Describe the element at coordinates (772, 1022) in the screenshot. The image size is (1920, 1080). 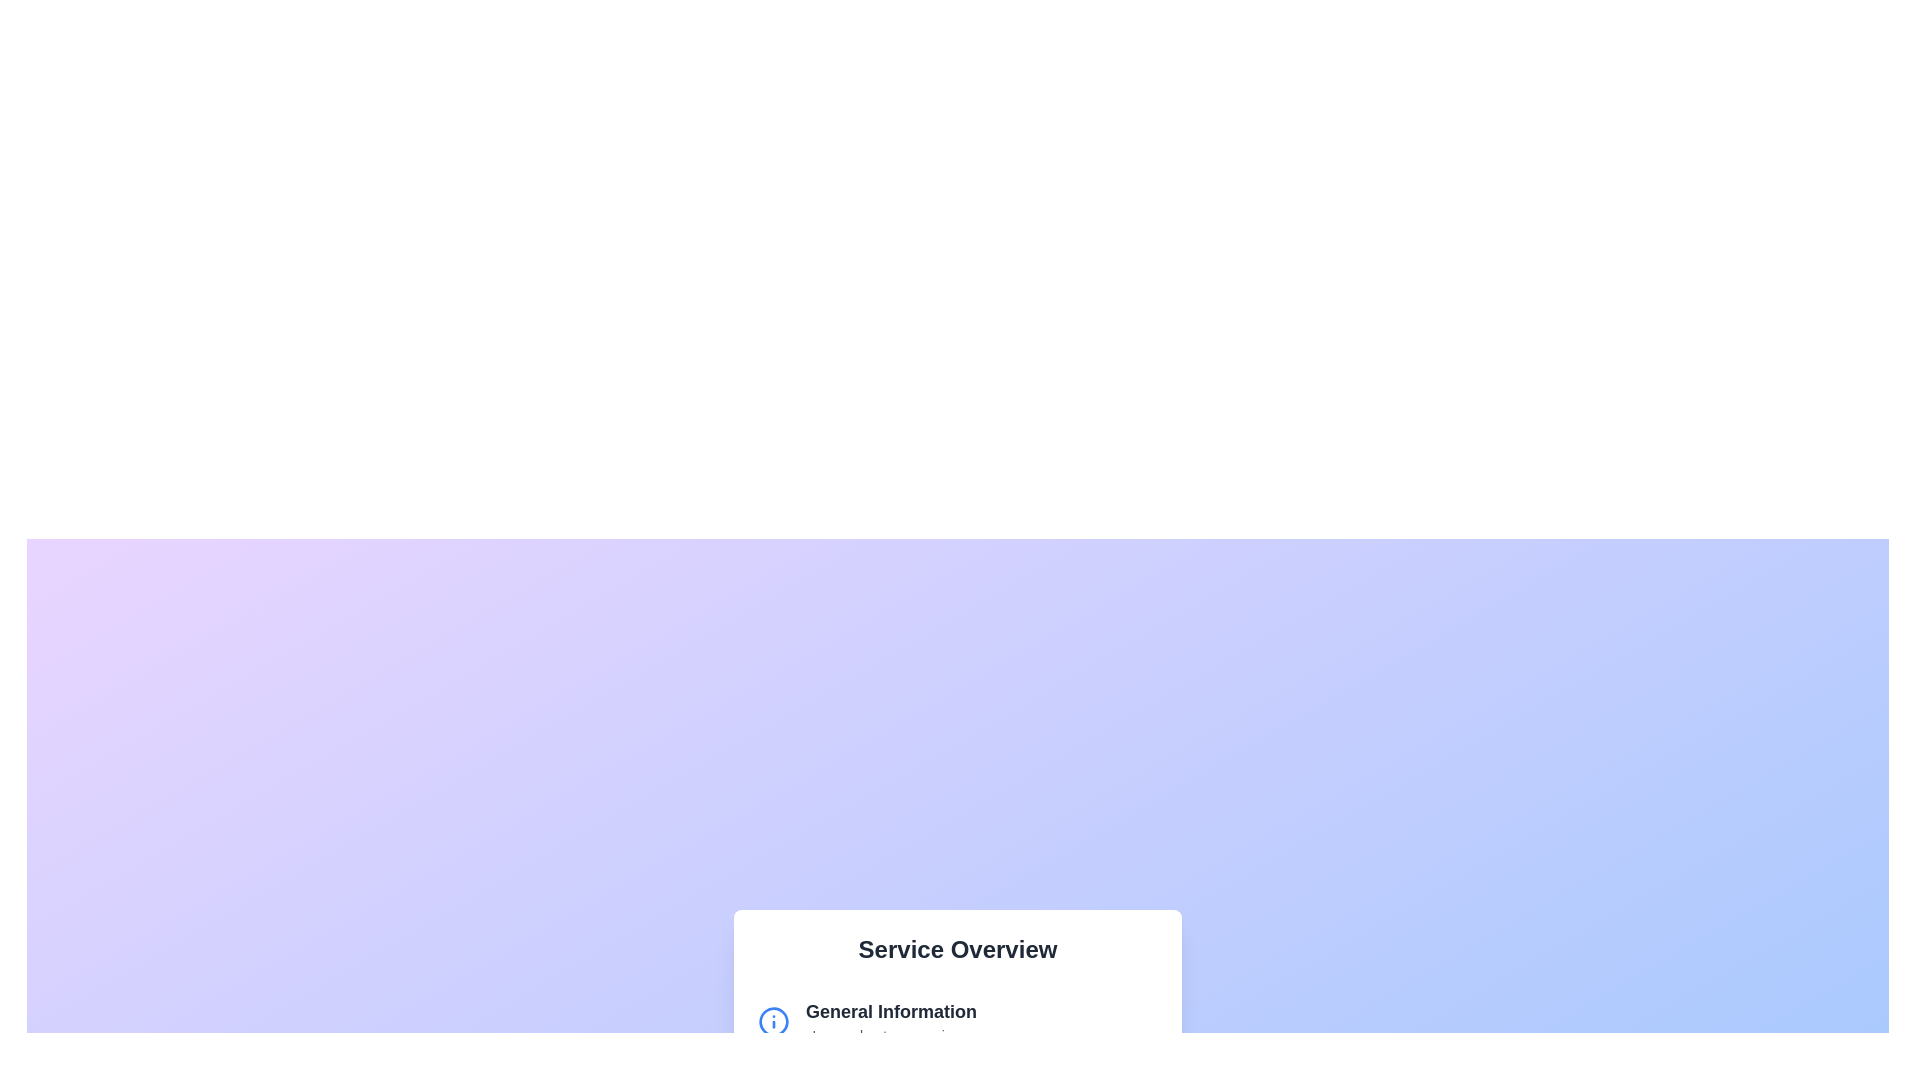
I see `the icon located to the left of the 'General Information' text` at that location.